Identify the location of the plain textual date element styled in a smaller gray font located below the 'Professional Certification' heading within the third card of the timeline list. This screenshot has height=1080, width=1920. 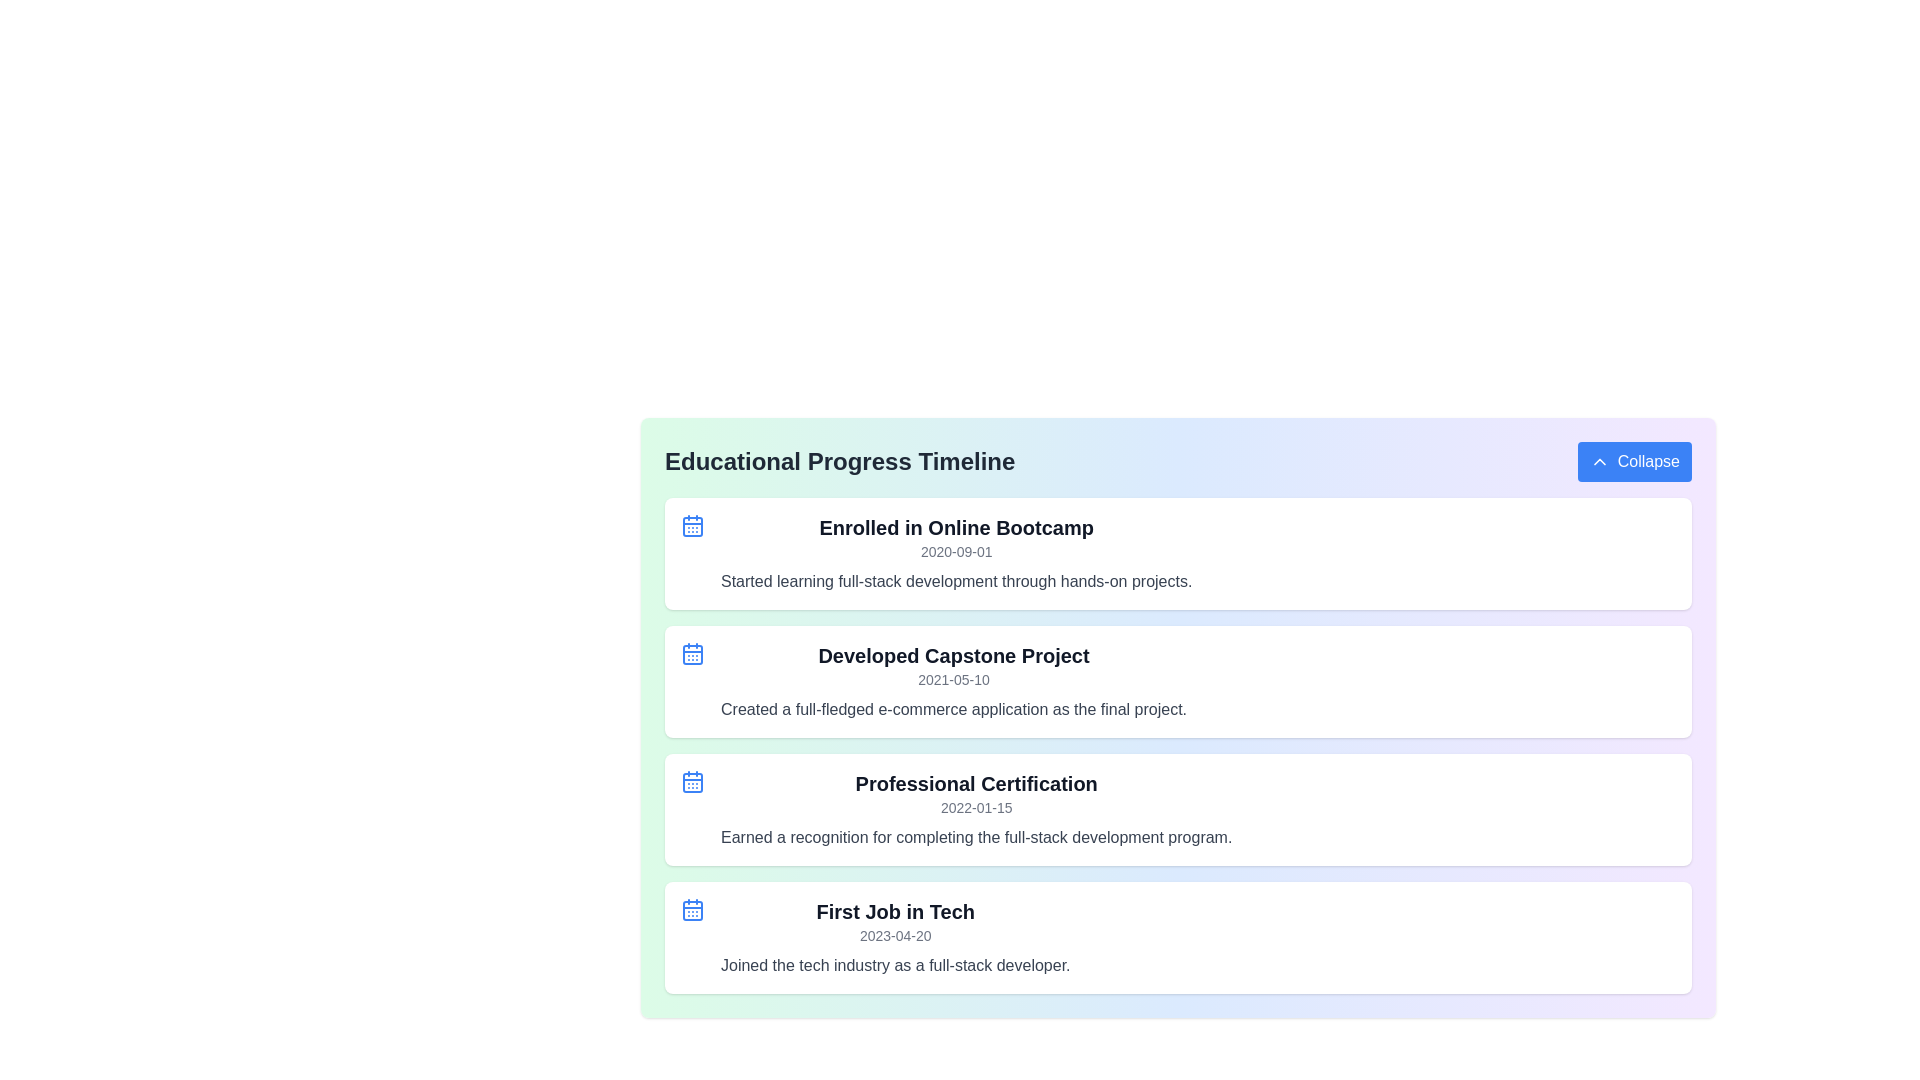
(976, 806).